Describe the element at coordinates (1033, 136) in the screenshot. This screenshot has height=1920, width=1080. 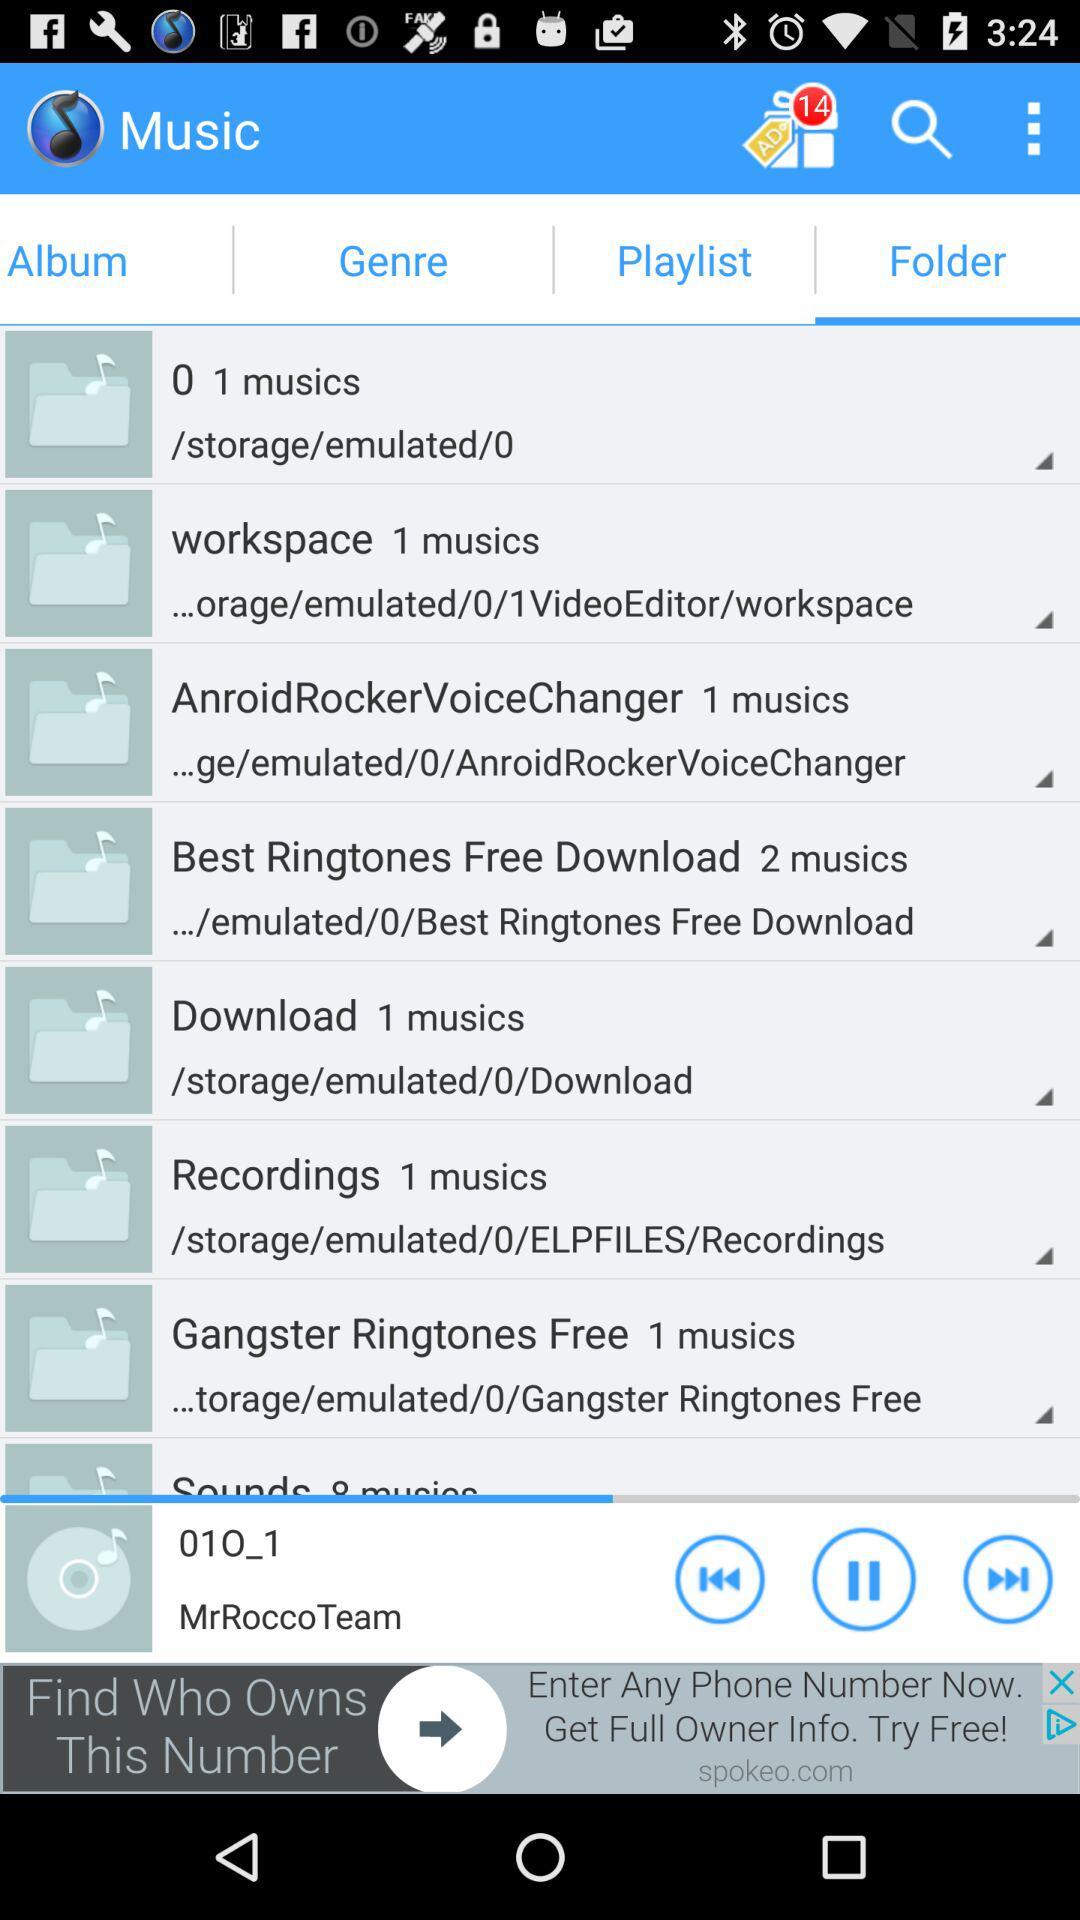
I see `the more icon` at that location.